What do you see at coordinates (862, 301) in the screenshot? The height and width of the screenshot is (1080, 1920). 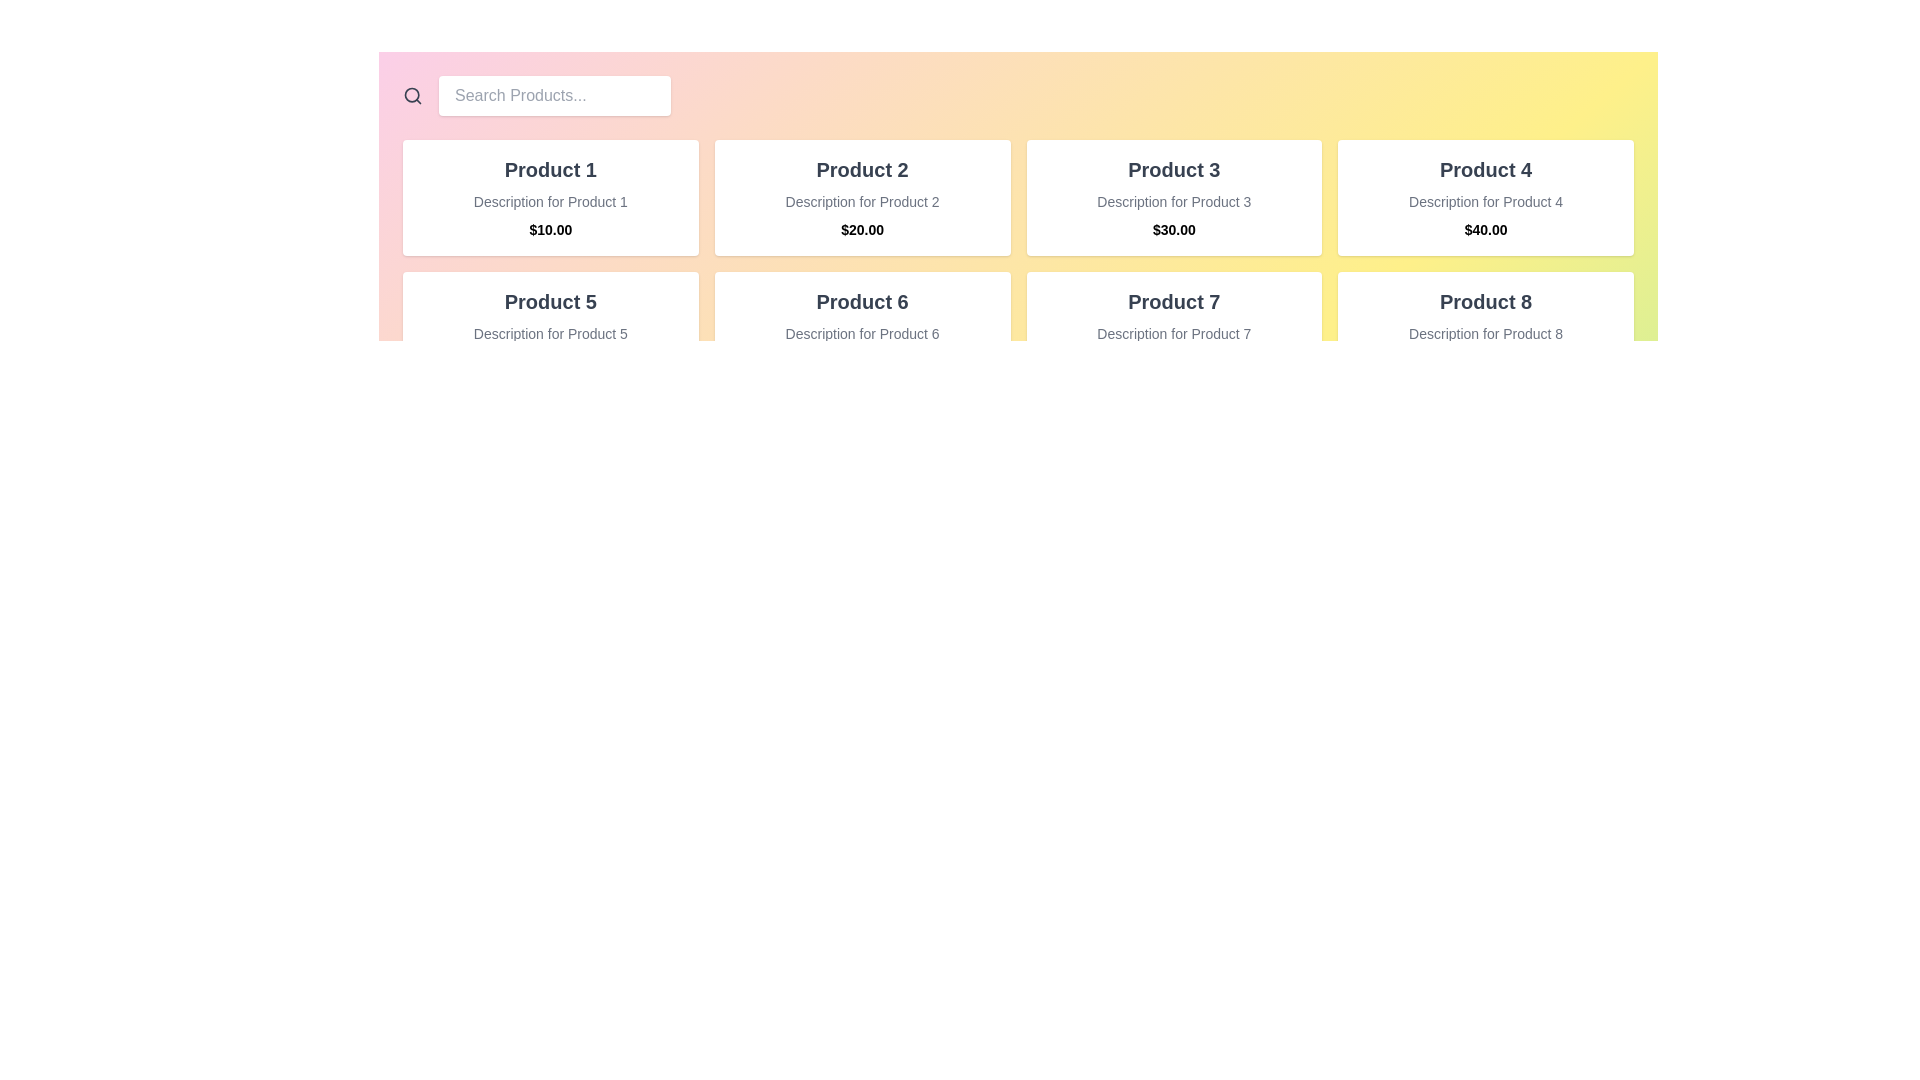 I see `the text label displaying 'Product 6', which is styled in bold dark gray on a white card background, located in the second row, second column of a grid layout` at bounding box center [862, 301].